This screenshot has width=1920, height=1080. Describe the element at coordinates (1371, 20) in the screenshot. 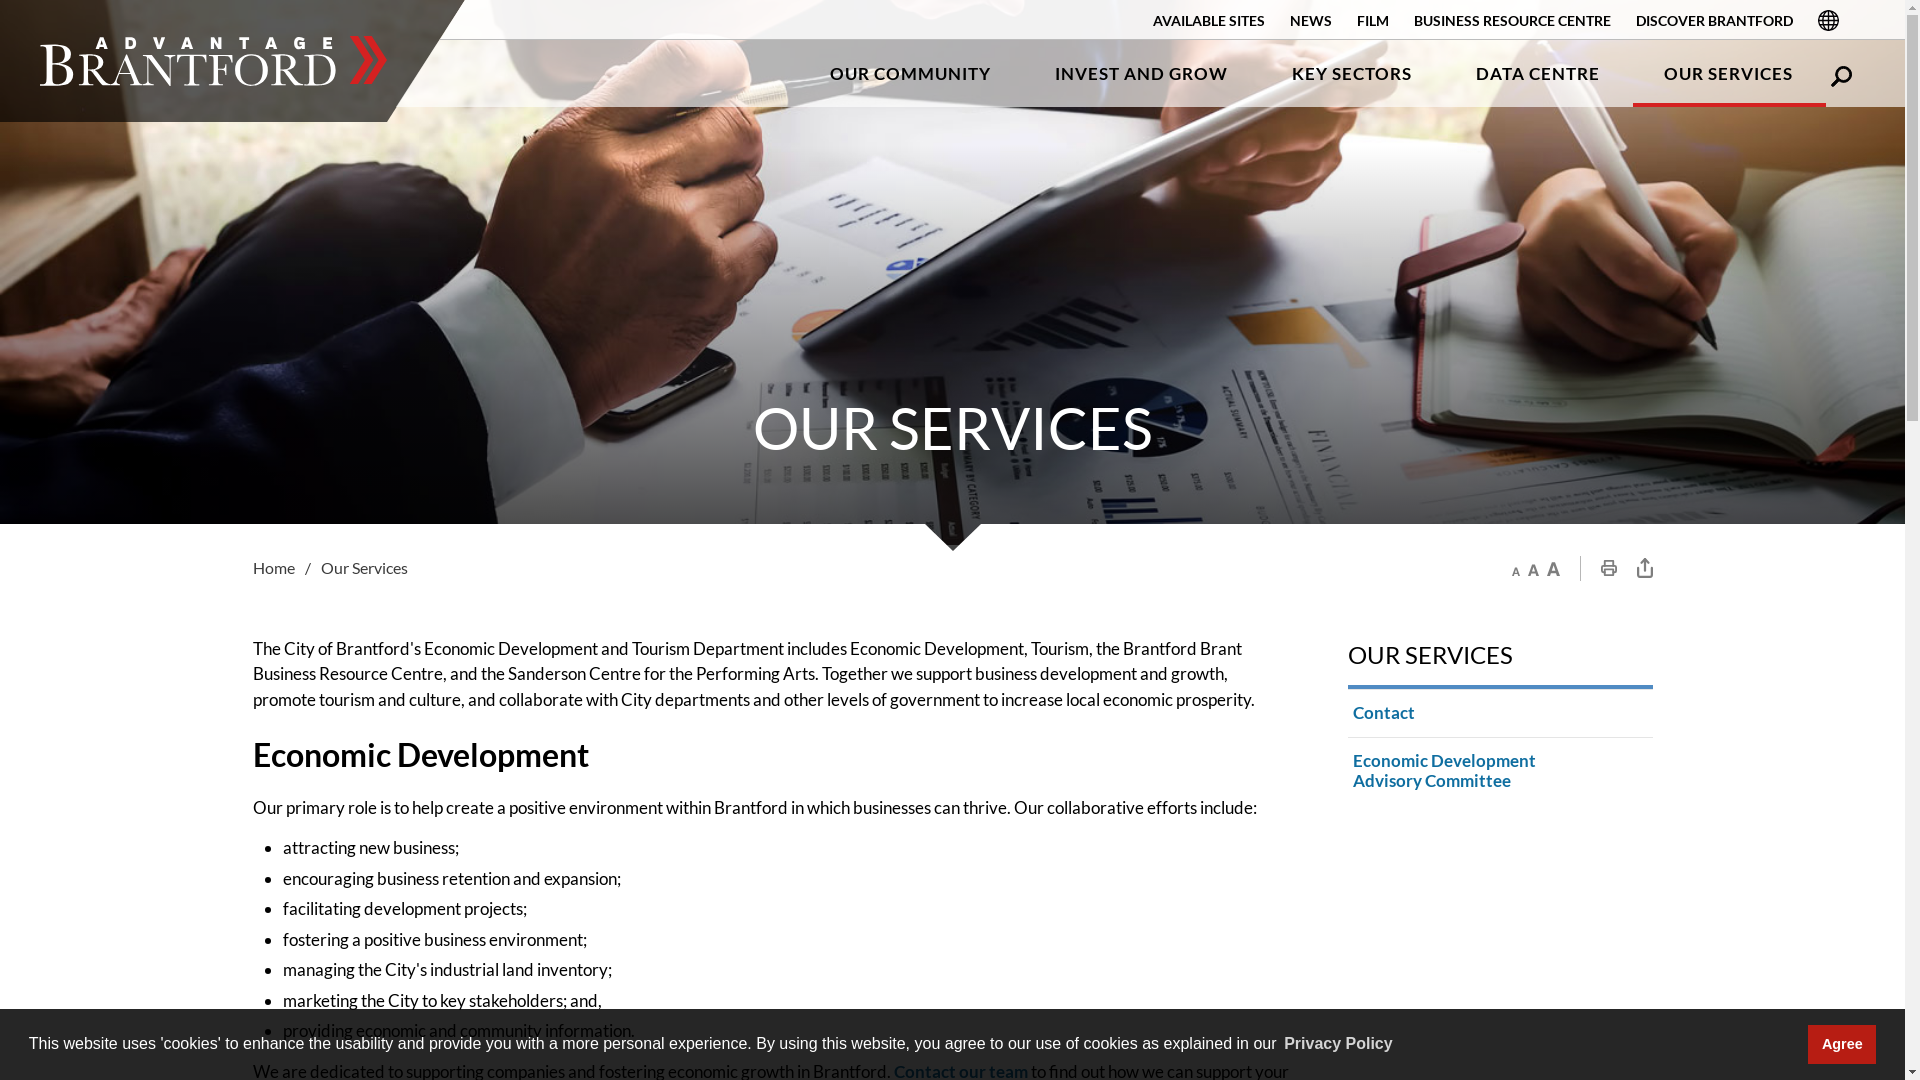

I see `'FILM'` at that location.